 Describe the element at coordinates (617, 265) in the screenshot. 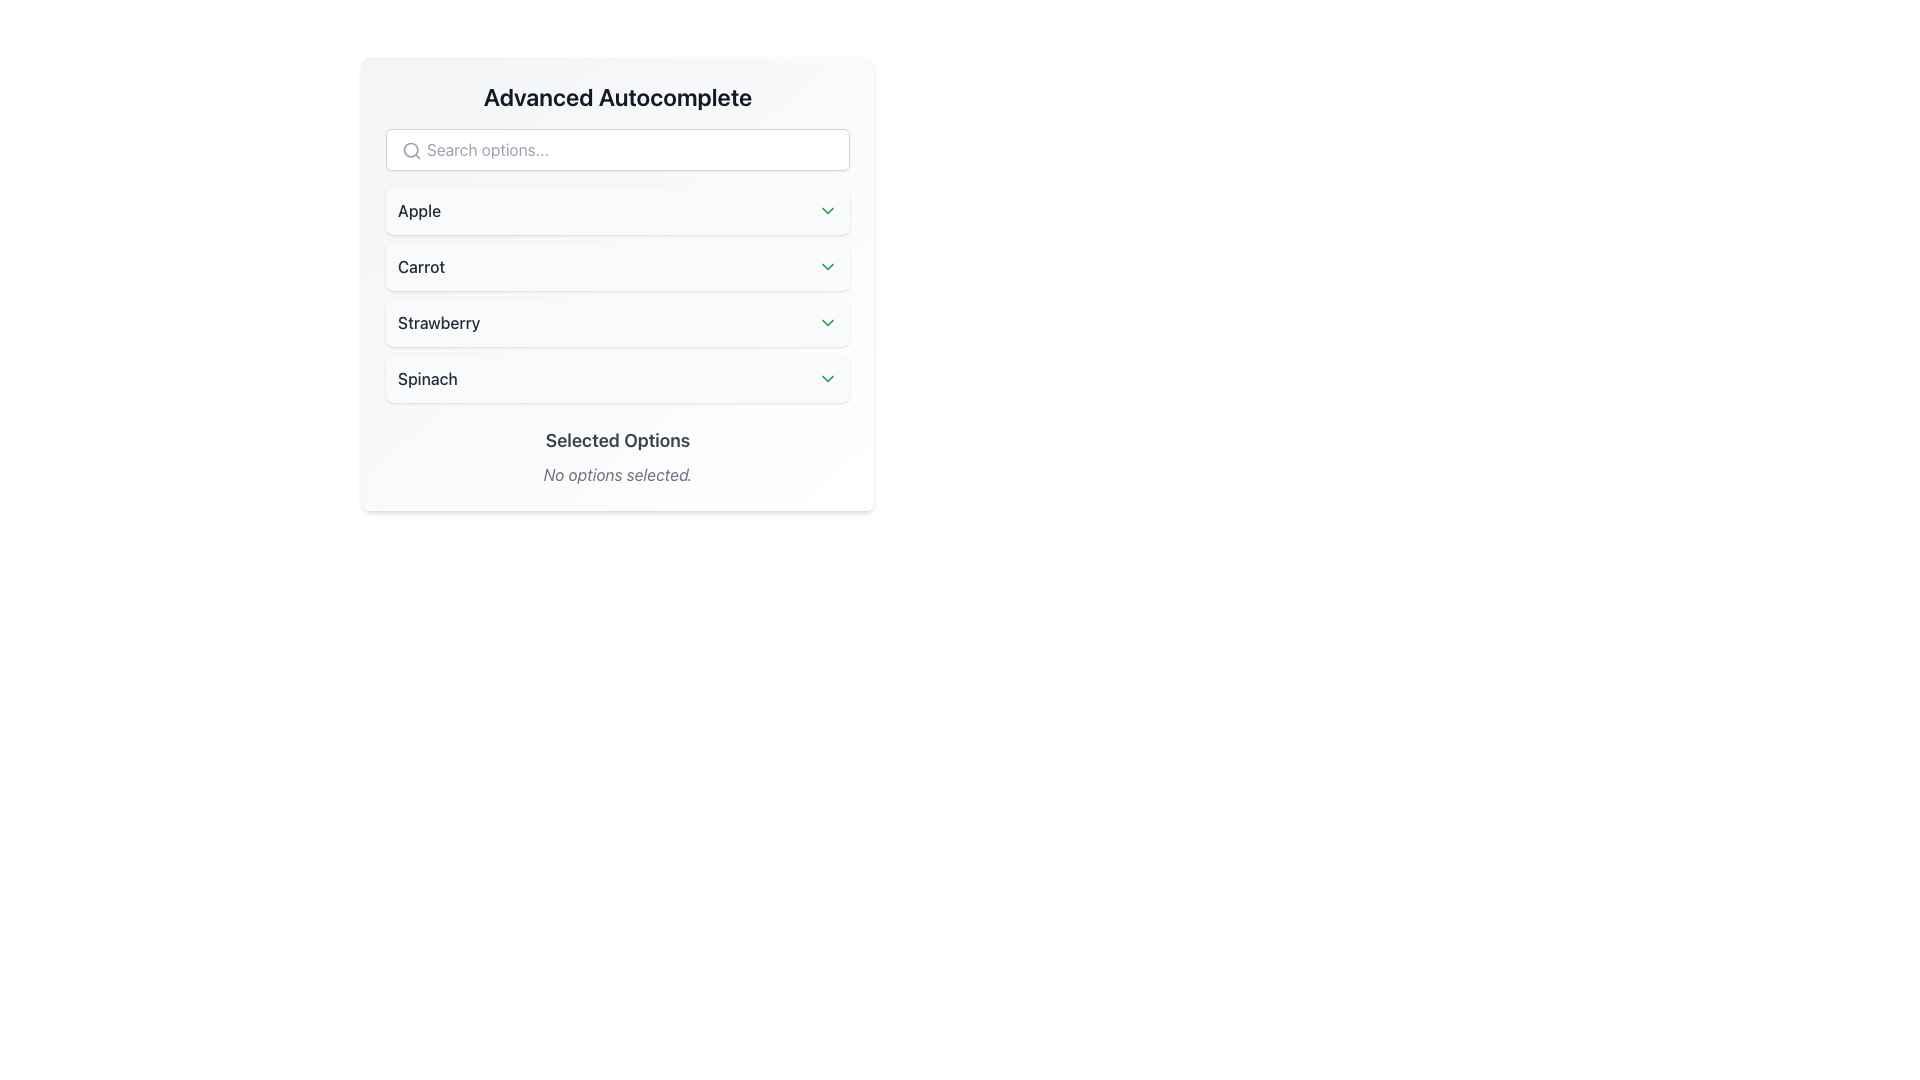

I see `the second item 'Carrot' in the list` at that location.